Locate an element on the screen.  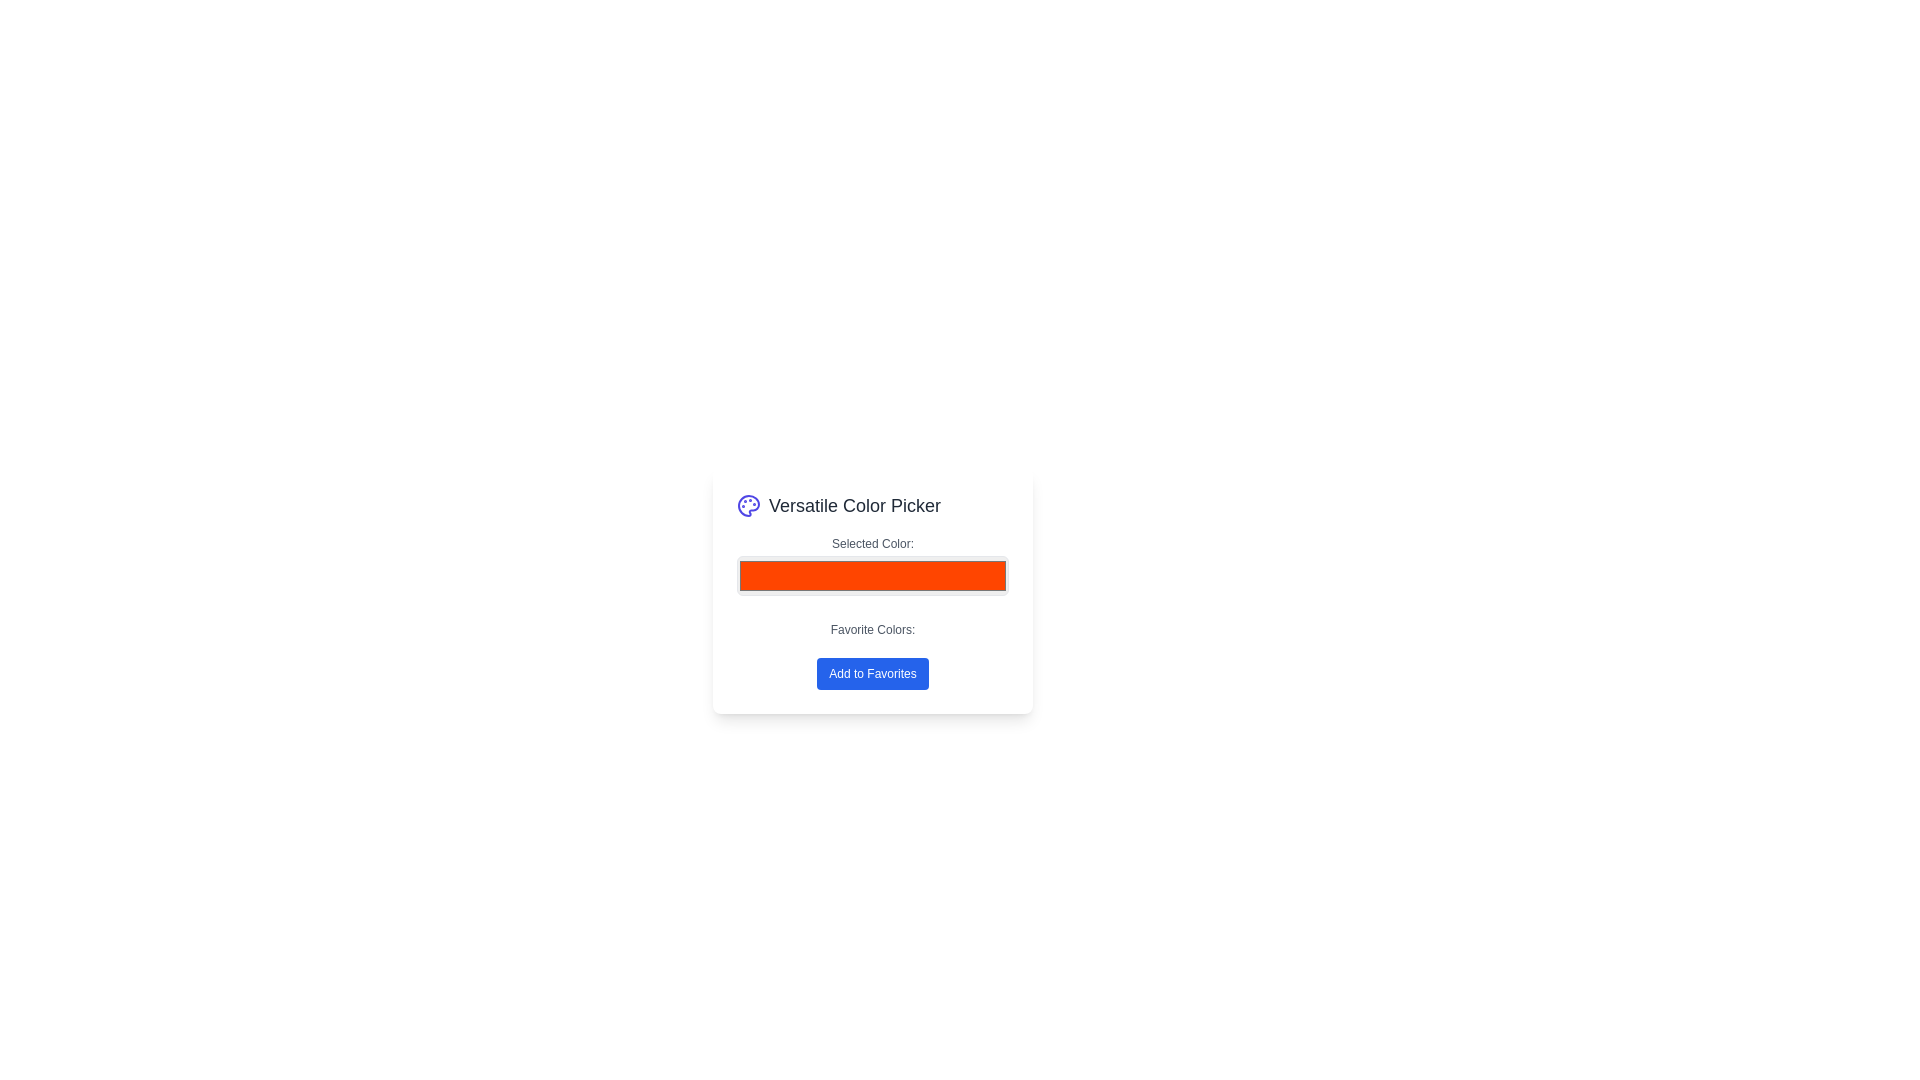
the static text label that reads 'Favorite Colors:', which is bold and light gray, located below the 'Selected Color' area and above the 'Add to Favorites' button is located at coordinates (873, 628).